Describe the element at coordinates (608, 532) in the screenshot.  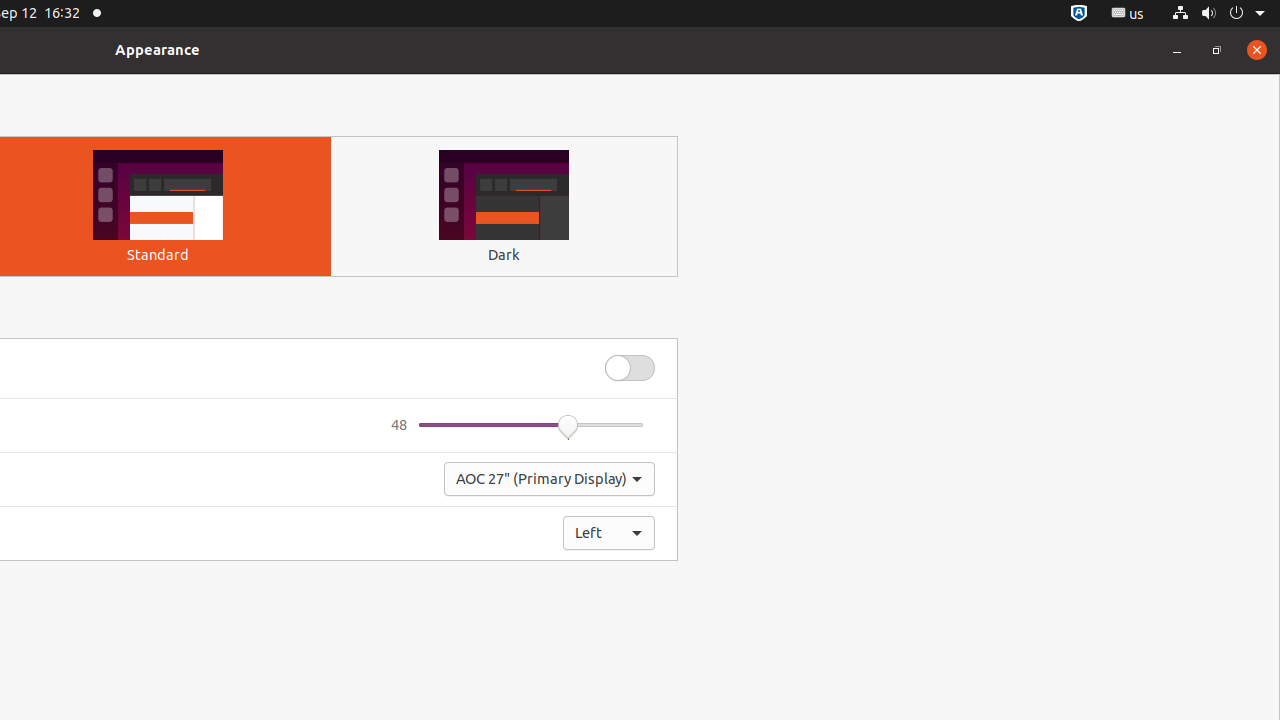
I see `'Left'` at that location.